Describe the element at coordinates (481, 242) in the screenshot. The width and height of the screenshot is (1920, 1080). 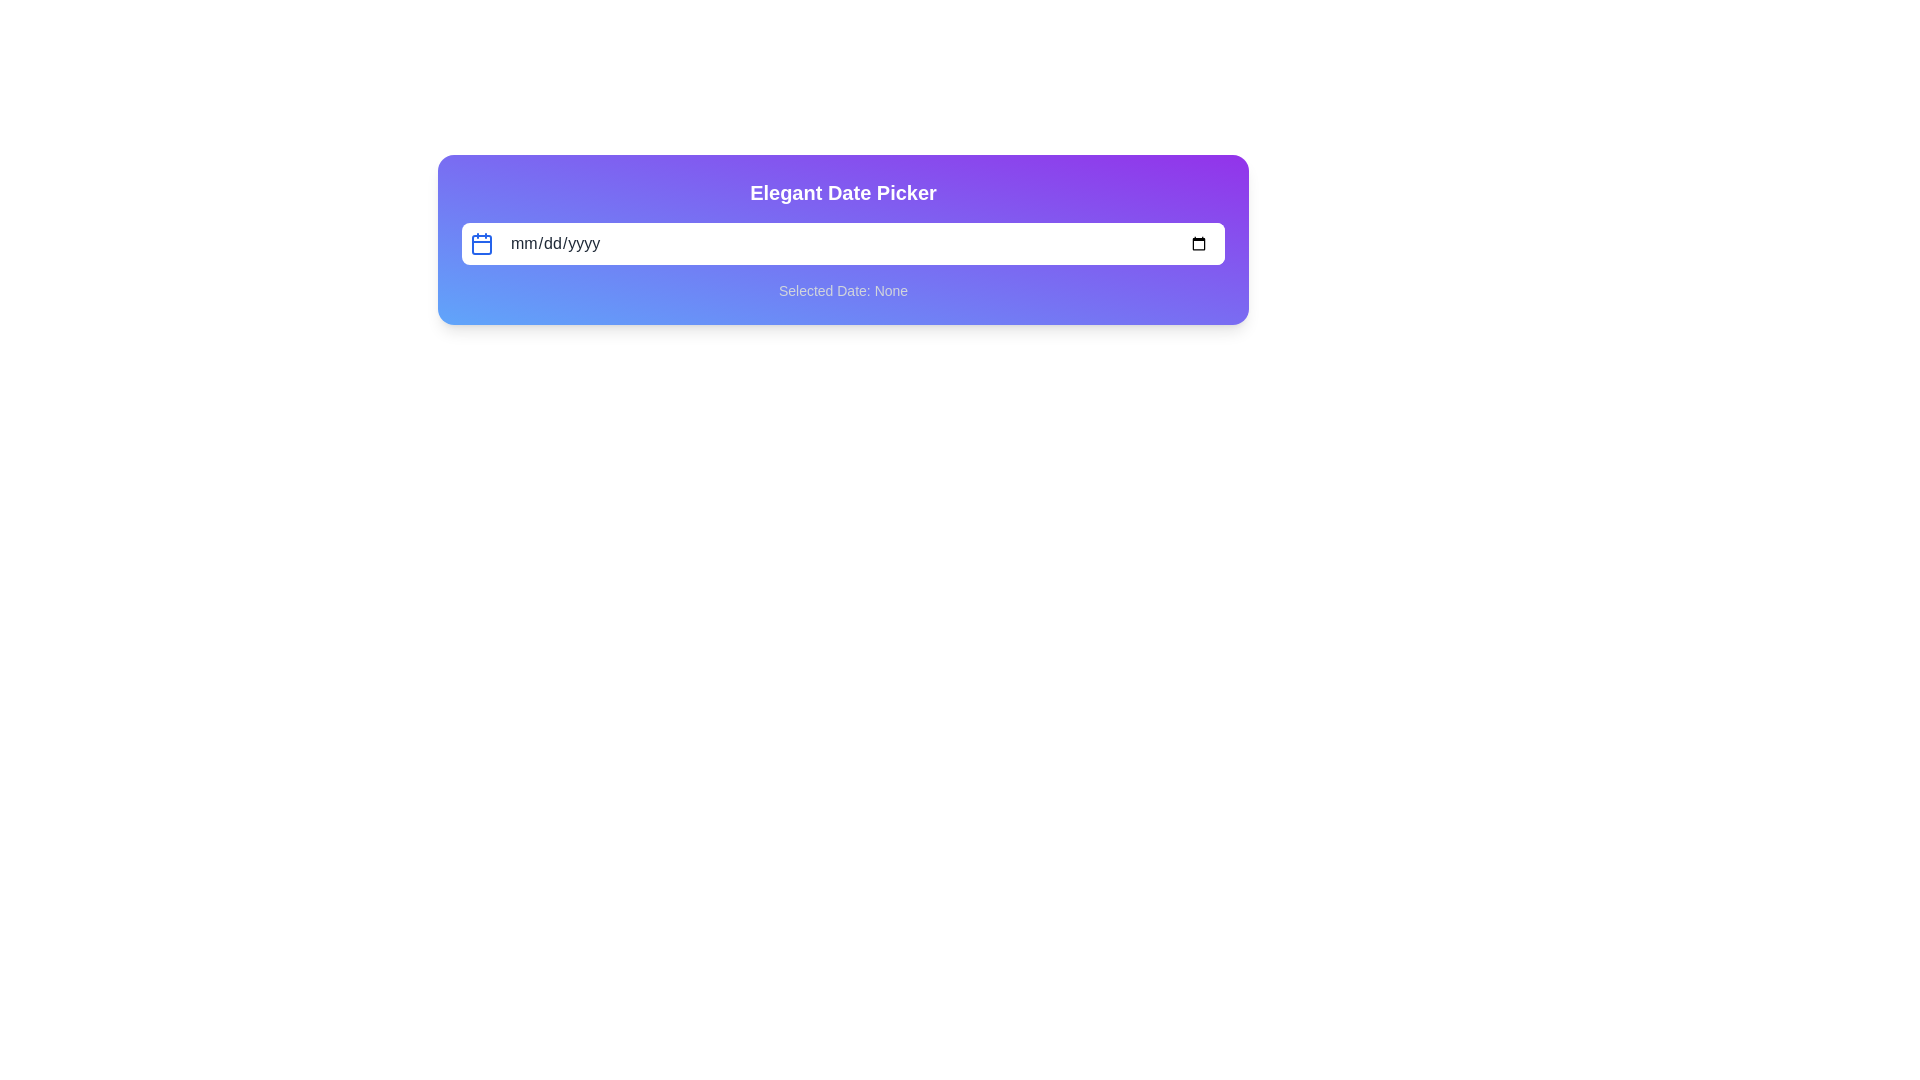
I see `the calendar icon located at the far left of the date picker component, adjacent to the 'mm/dd/yyyy' text input field` at that location.